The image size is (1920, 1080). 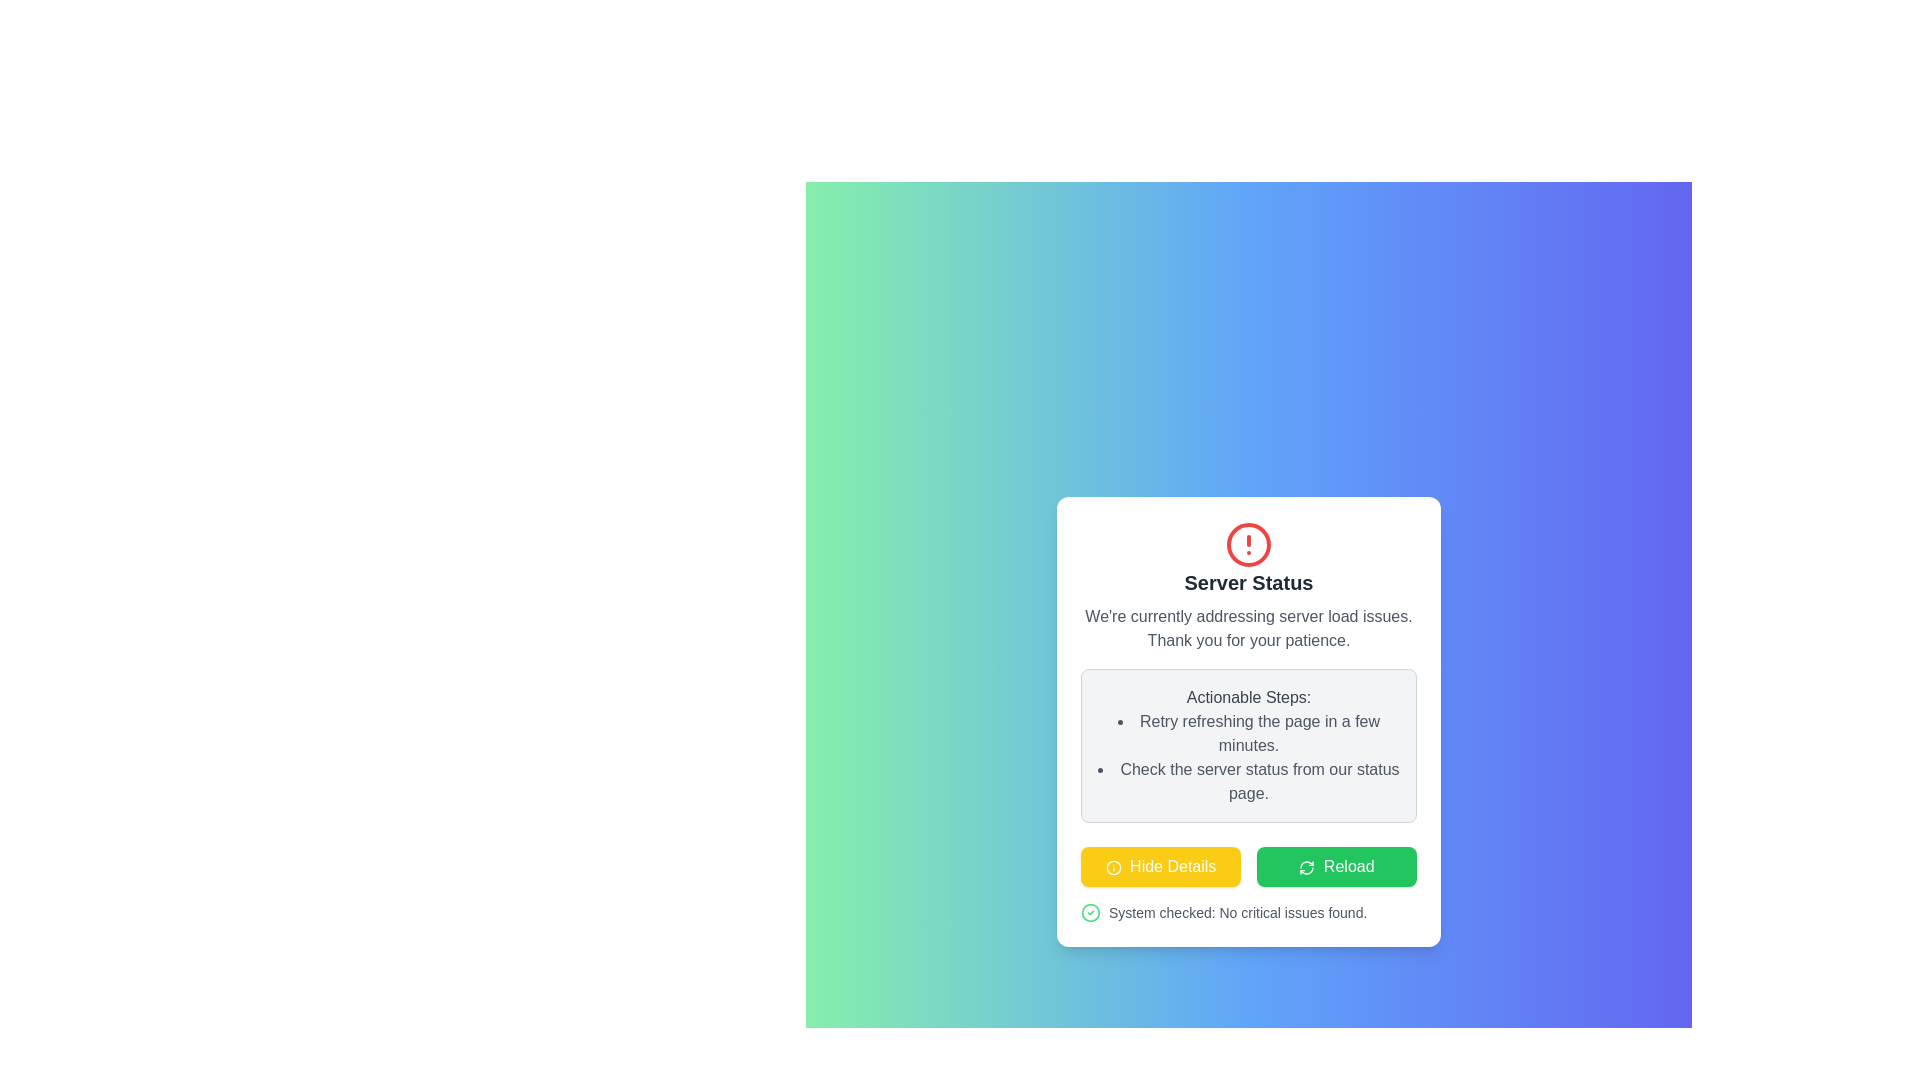 I want to click on the static text reading 'Retry refreshing the page in a few minutes.' which is the first item in the actionable steps list, styled in gray font and preceded by a bullet point, so click(x=1247, y=733).